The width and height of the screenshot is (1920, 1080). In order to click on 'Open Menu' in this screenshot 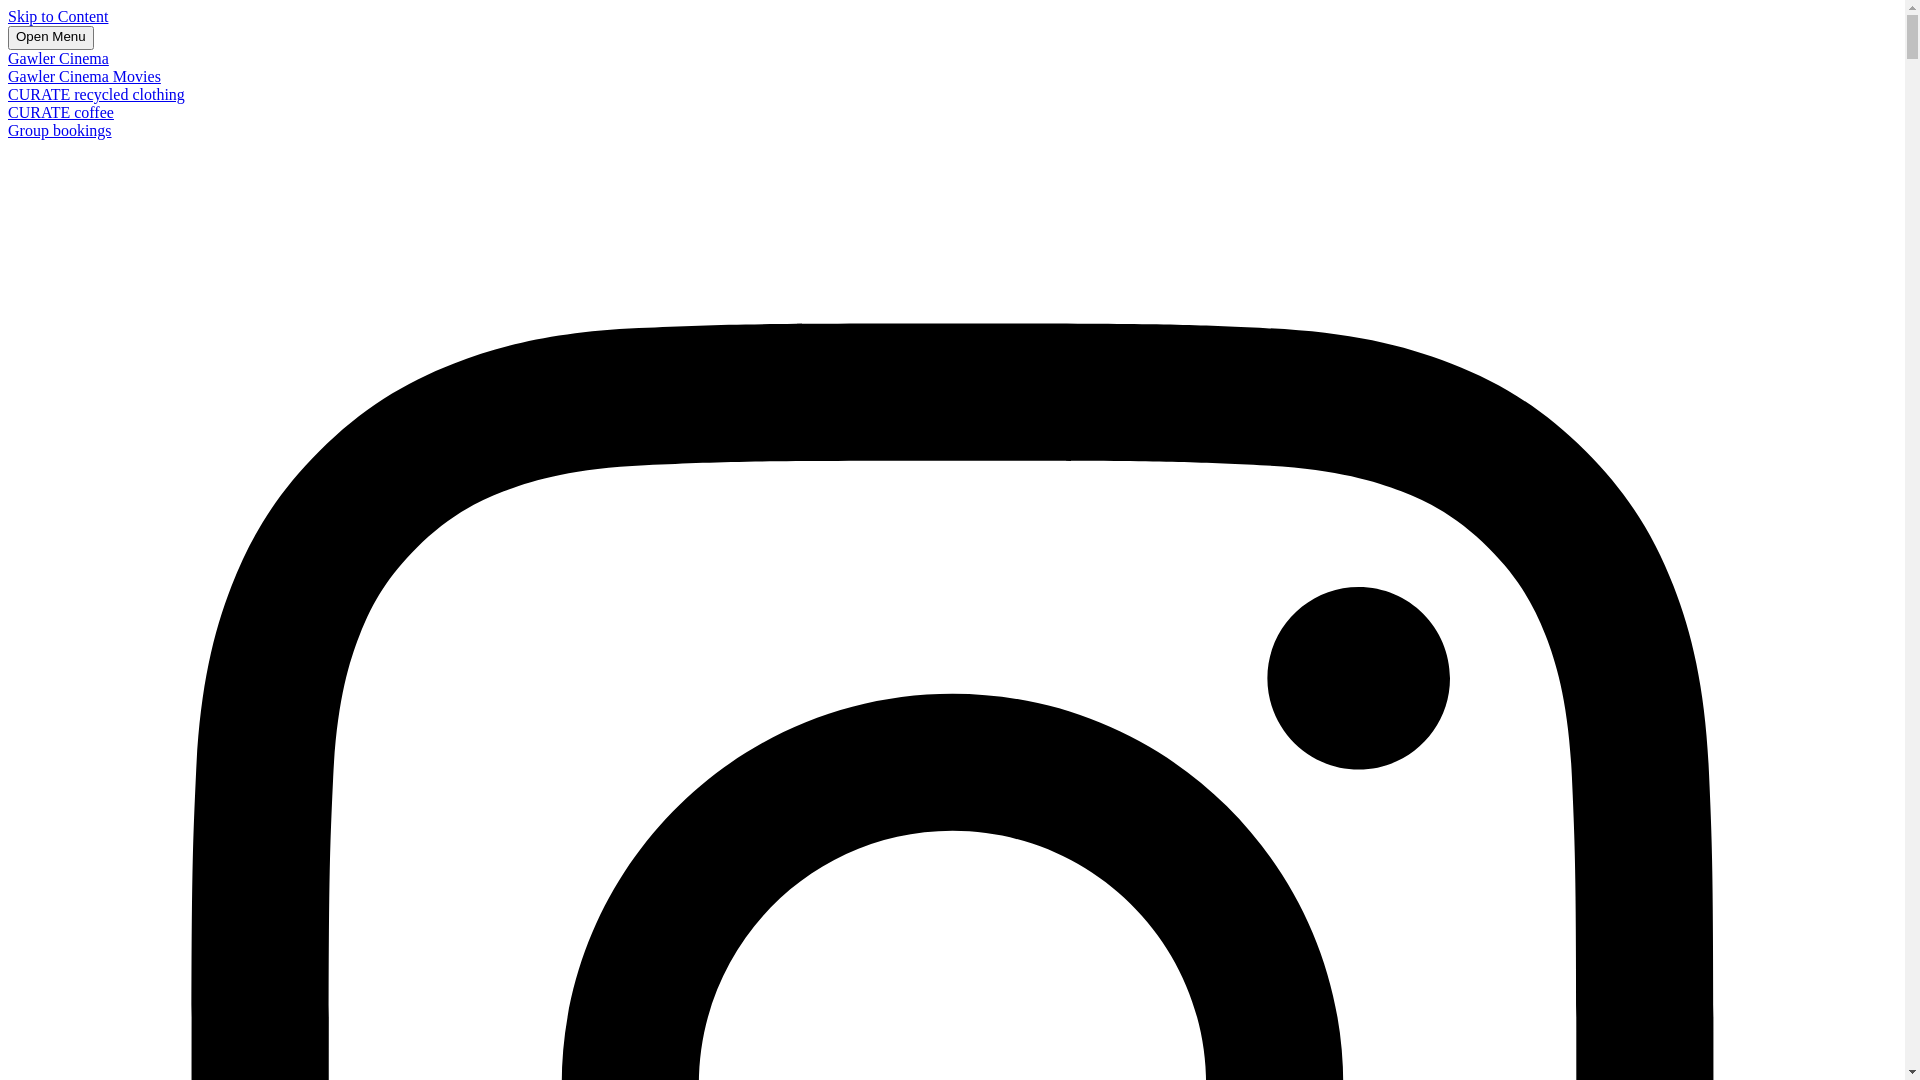, I will do `click(51, 38)`.